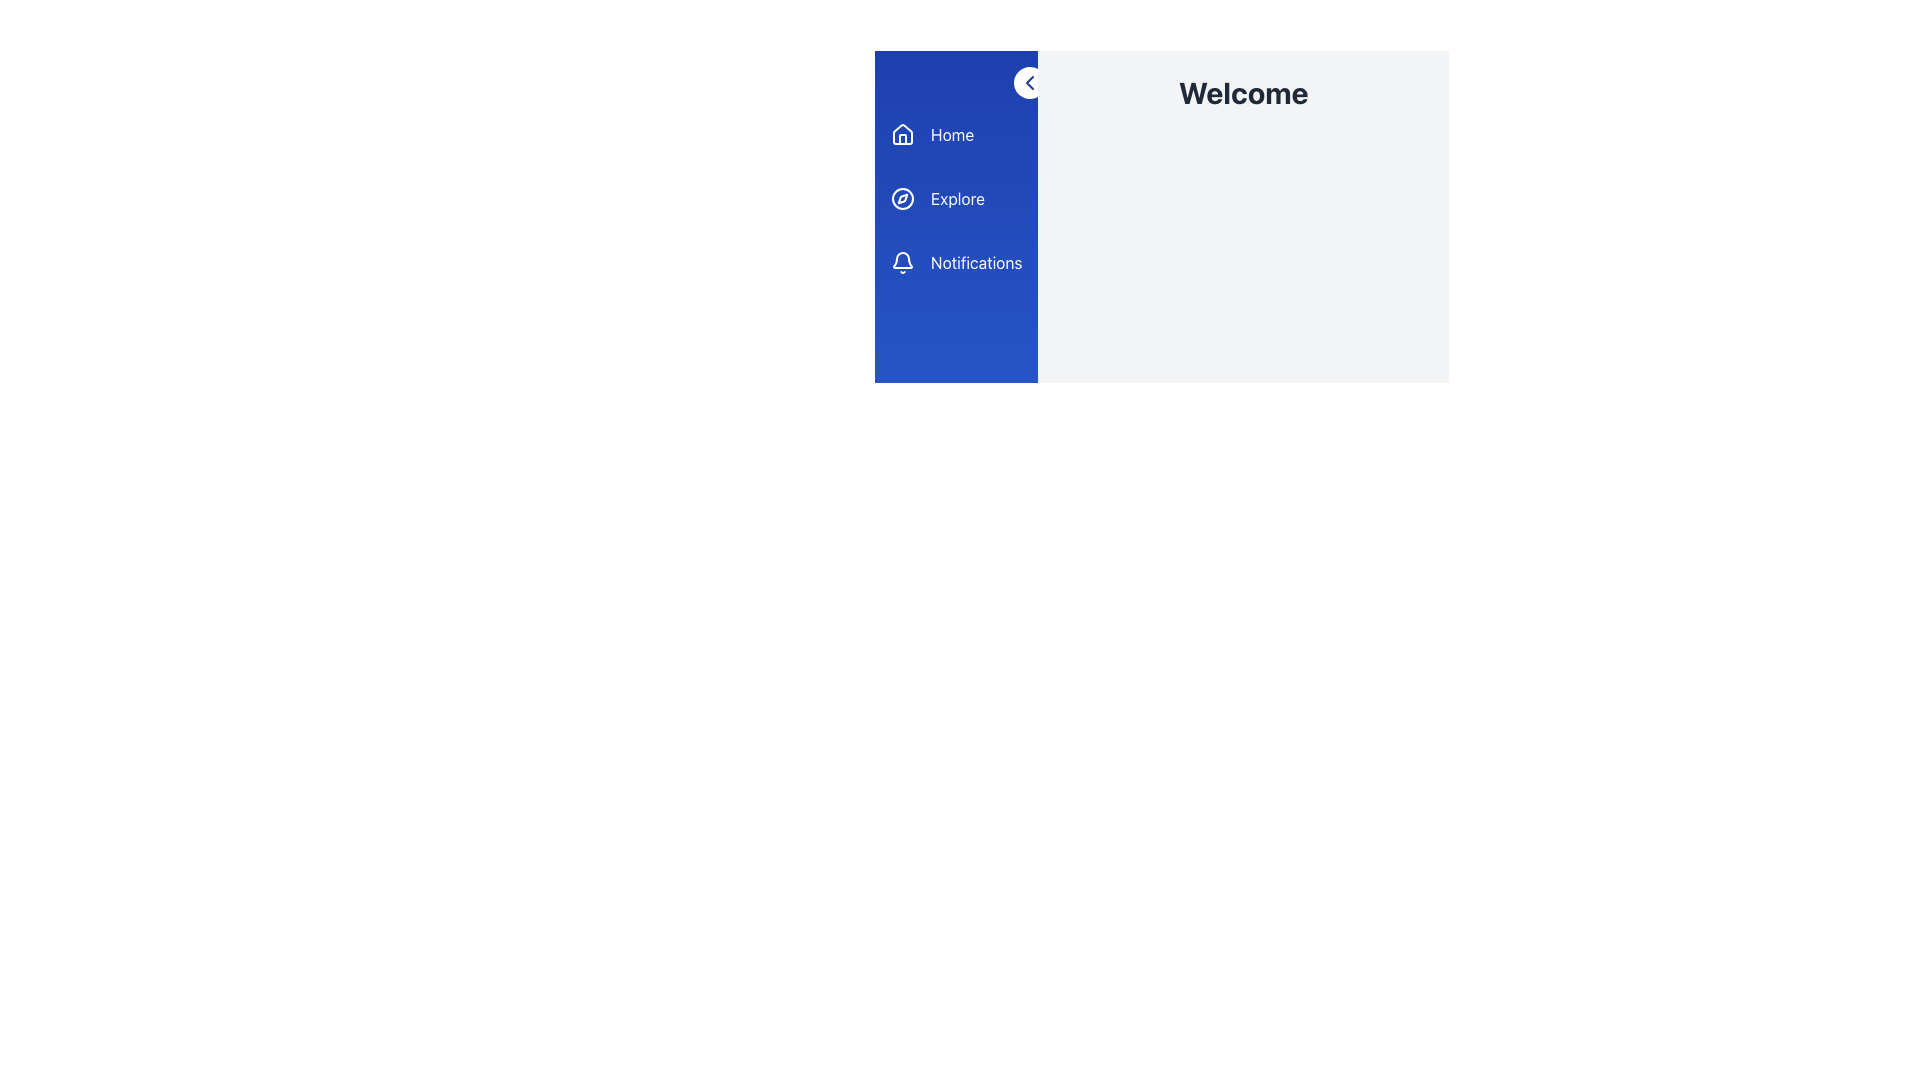 The image size is (1920, 1080). I want to click on the individual labels in the Navigation menu, such as 'Home', 'Explore', or 'Notifications', located in the top-left area of the sidebar, so click(955, 165).